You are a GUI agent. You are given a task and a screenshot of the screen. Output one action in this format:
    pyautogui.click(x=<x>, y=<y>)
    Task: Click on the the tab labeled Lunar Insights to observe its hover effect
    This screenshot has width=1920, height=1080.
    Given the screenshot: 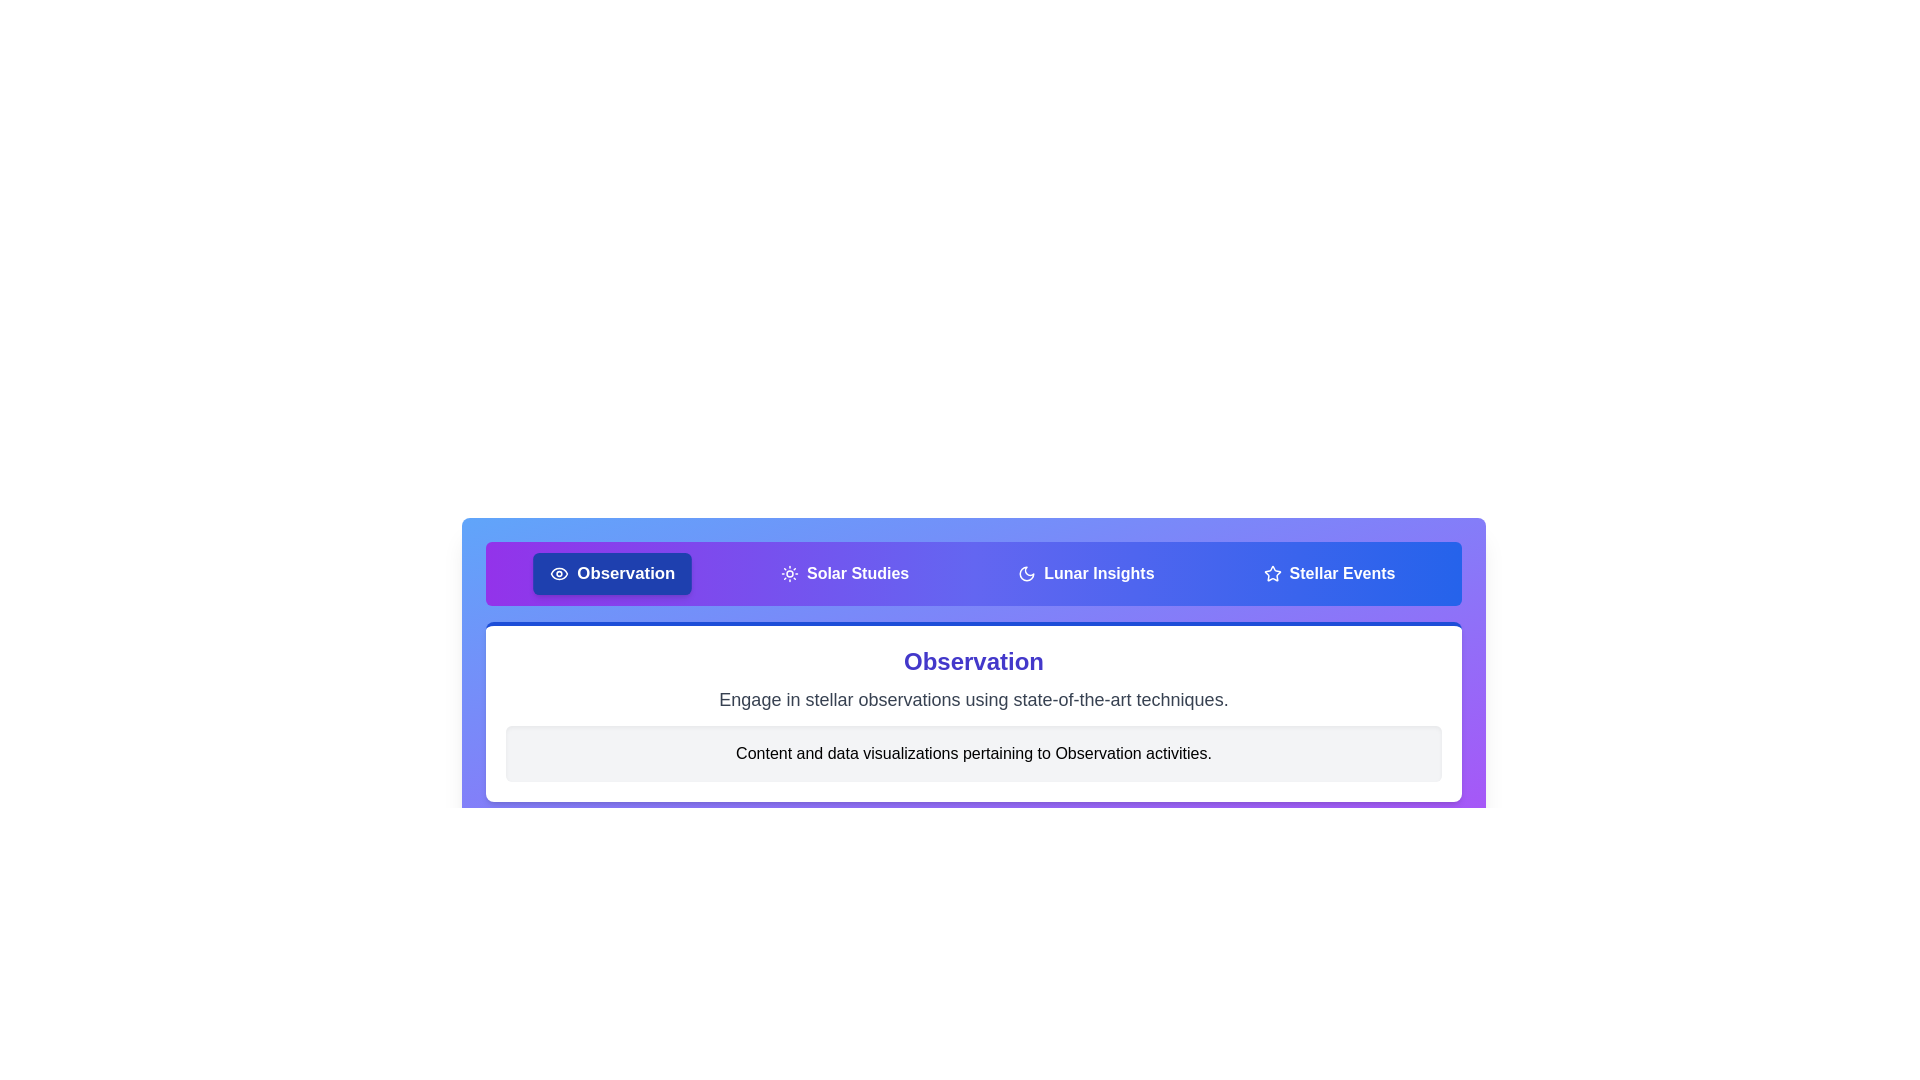 What is the action you would take?
    pyautogui.click(x=1085, y=574)
    